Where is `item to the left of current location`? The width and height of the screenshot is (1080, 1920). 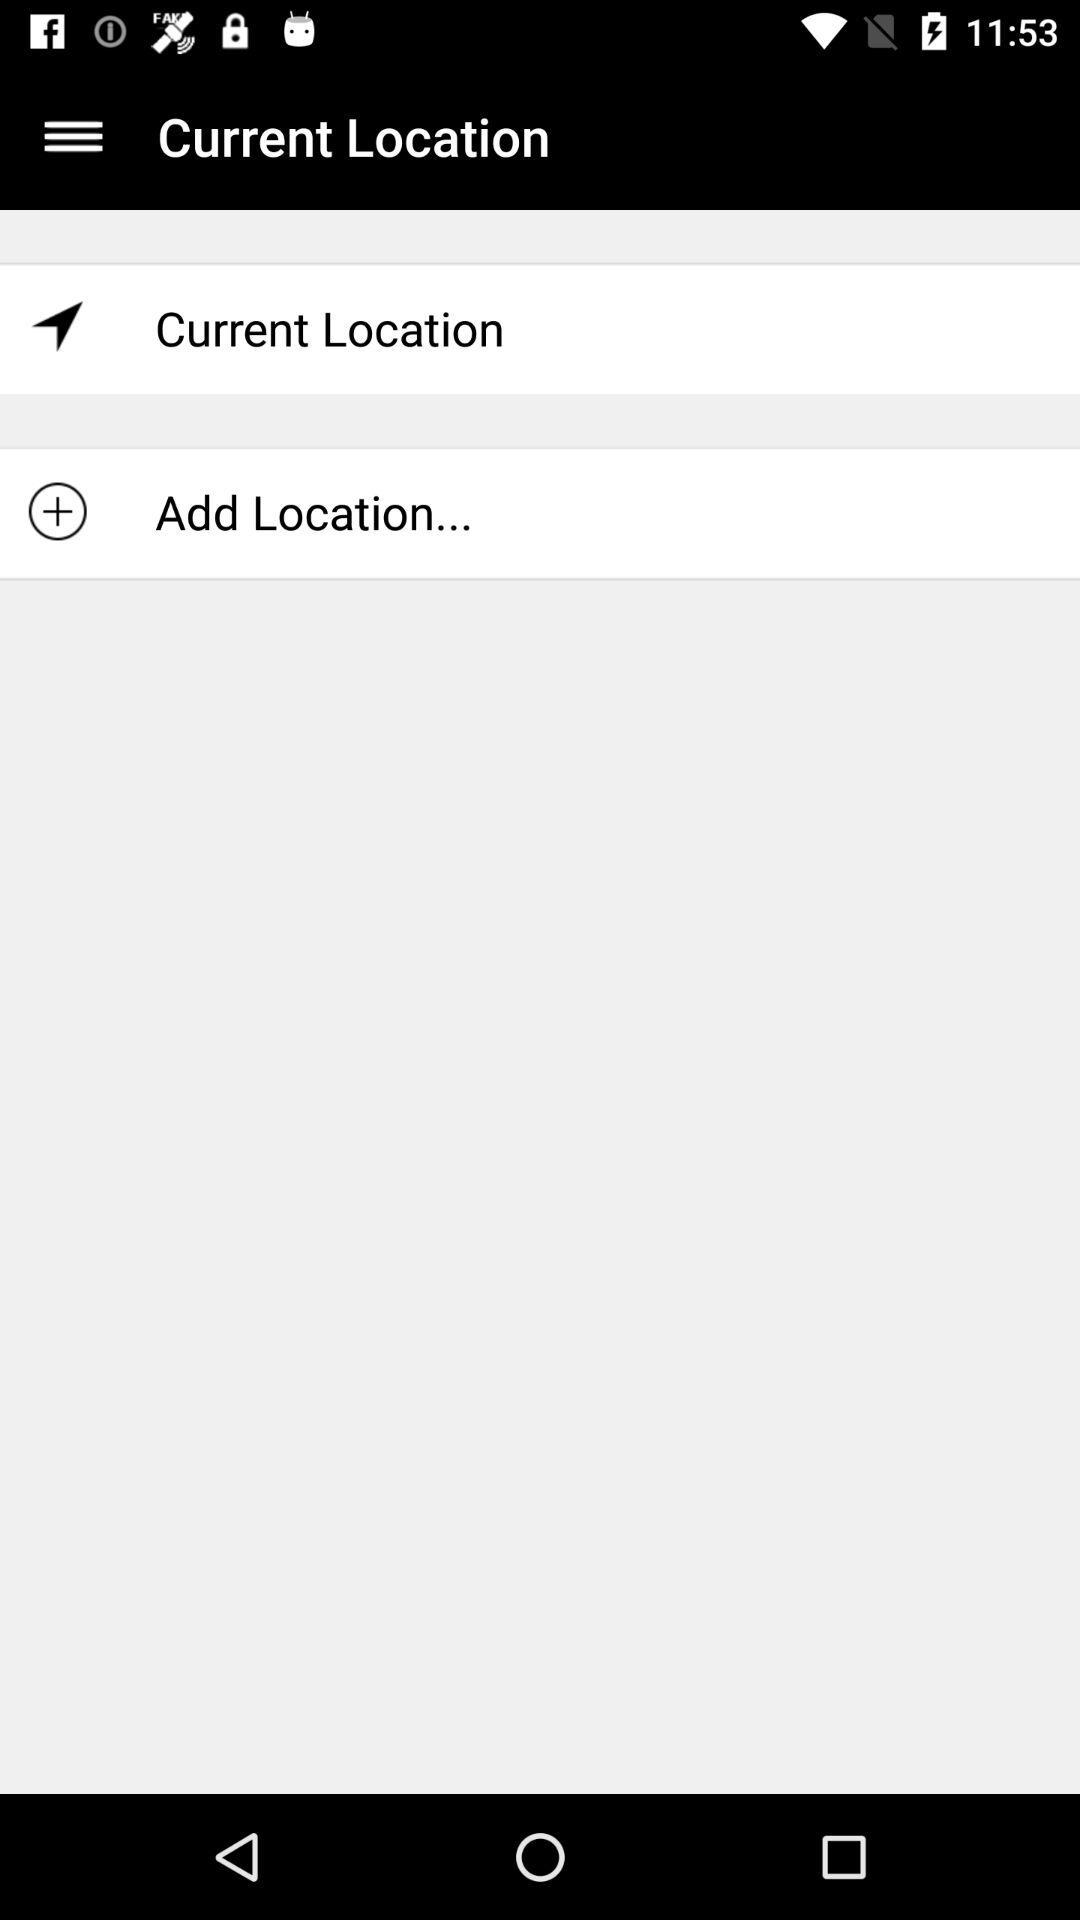 item to the left of current location is located at coordinates (72, 135).